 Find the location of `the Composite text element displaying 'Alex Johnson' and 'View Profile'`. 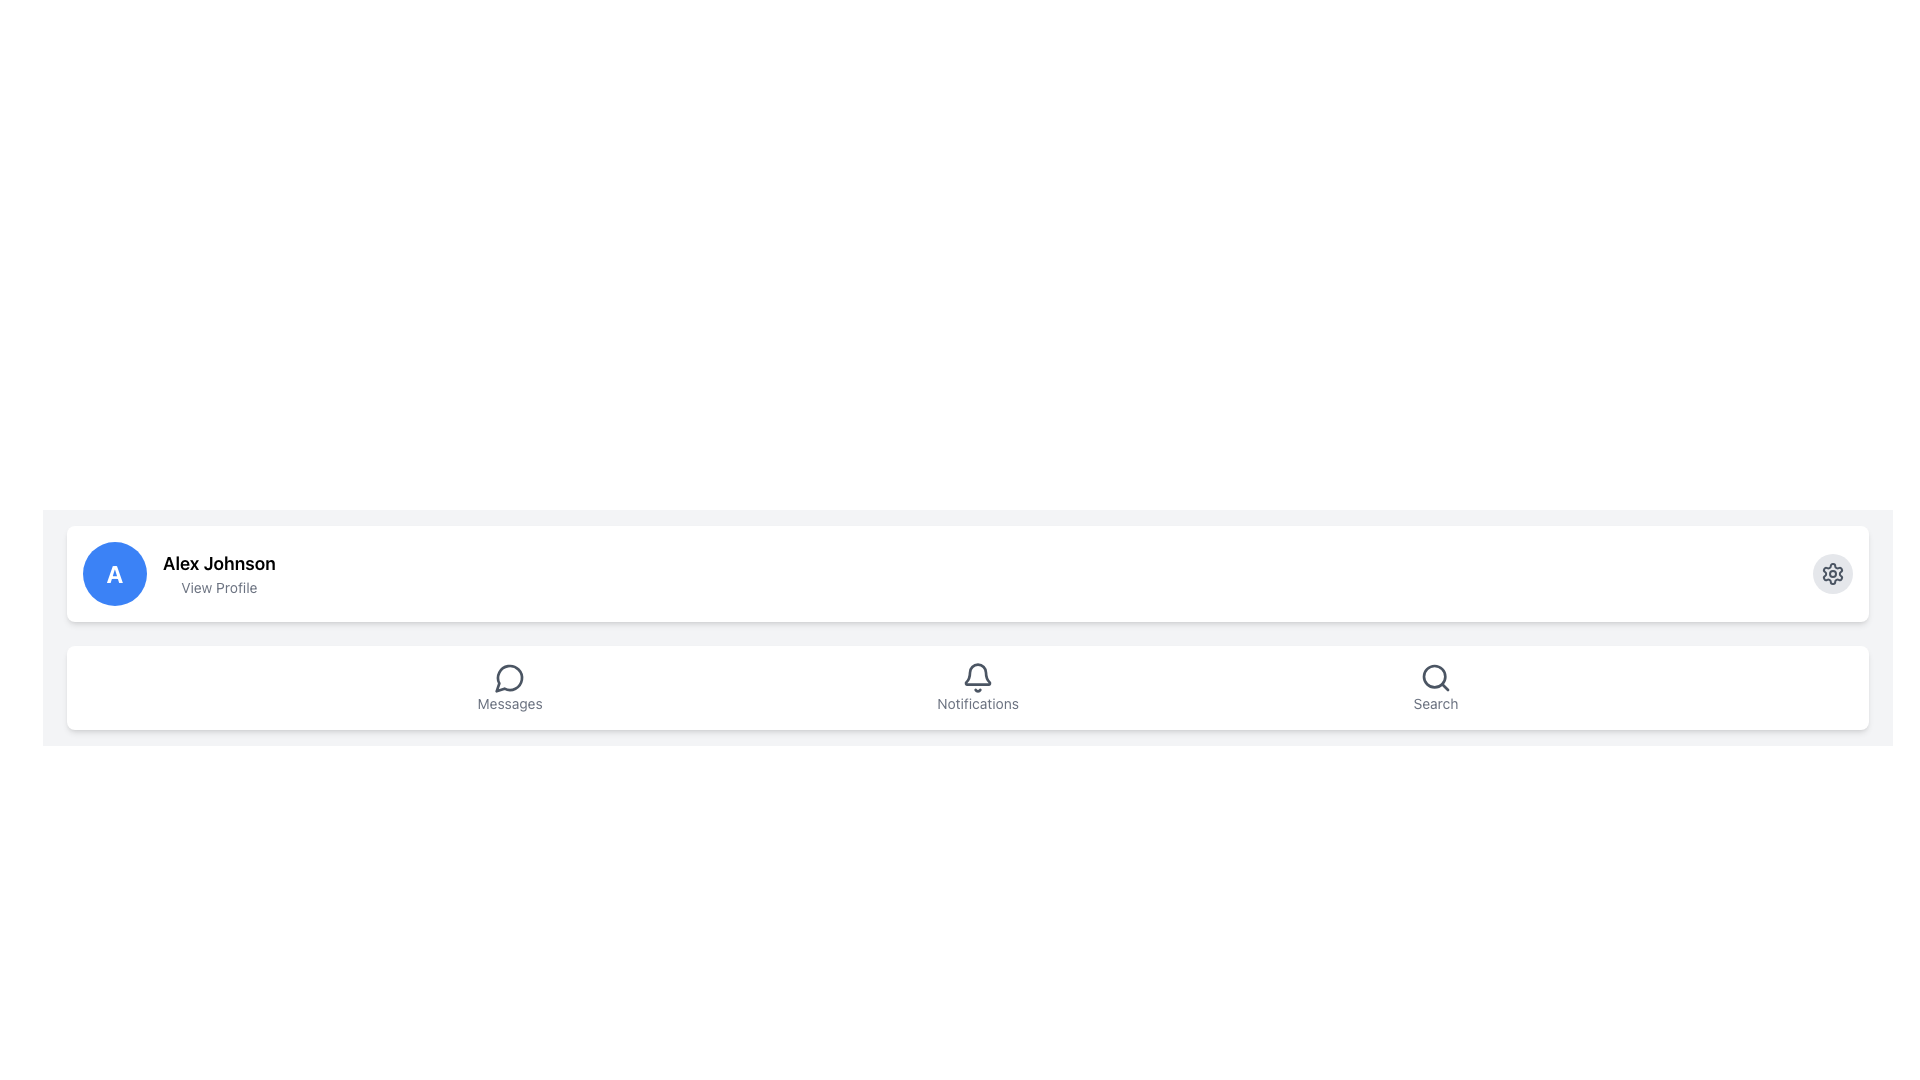

the Composite text element displaying 'Alex Johnson' and 'View Profile' is located at coordinates (219, 574).